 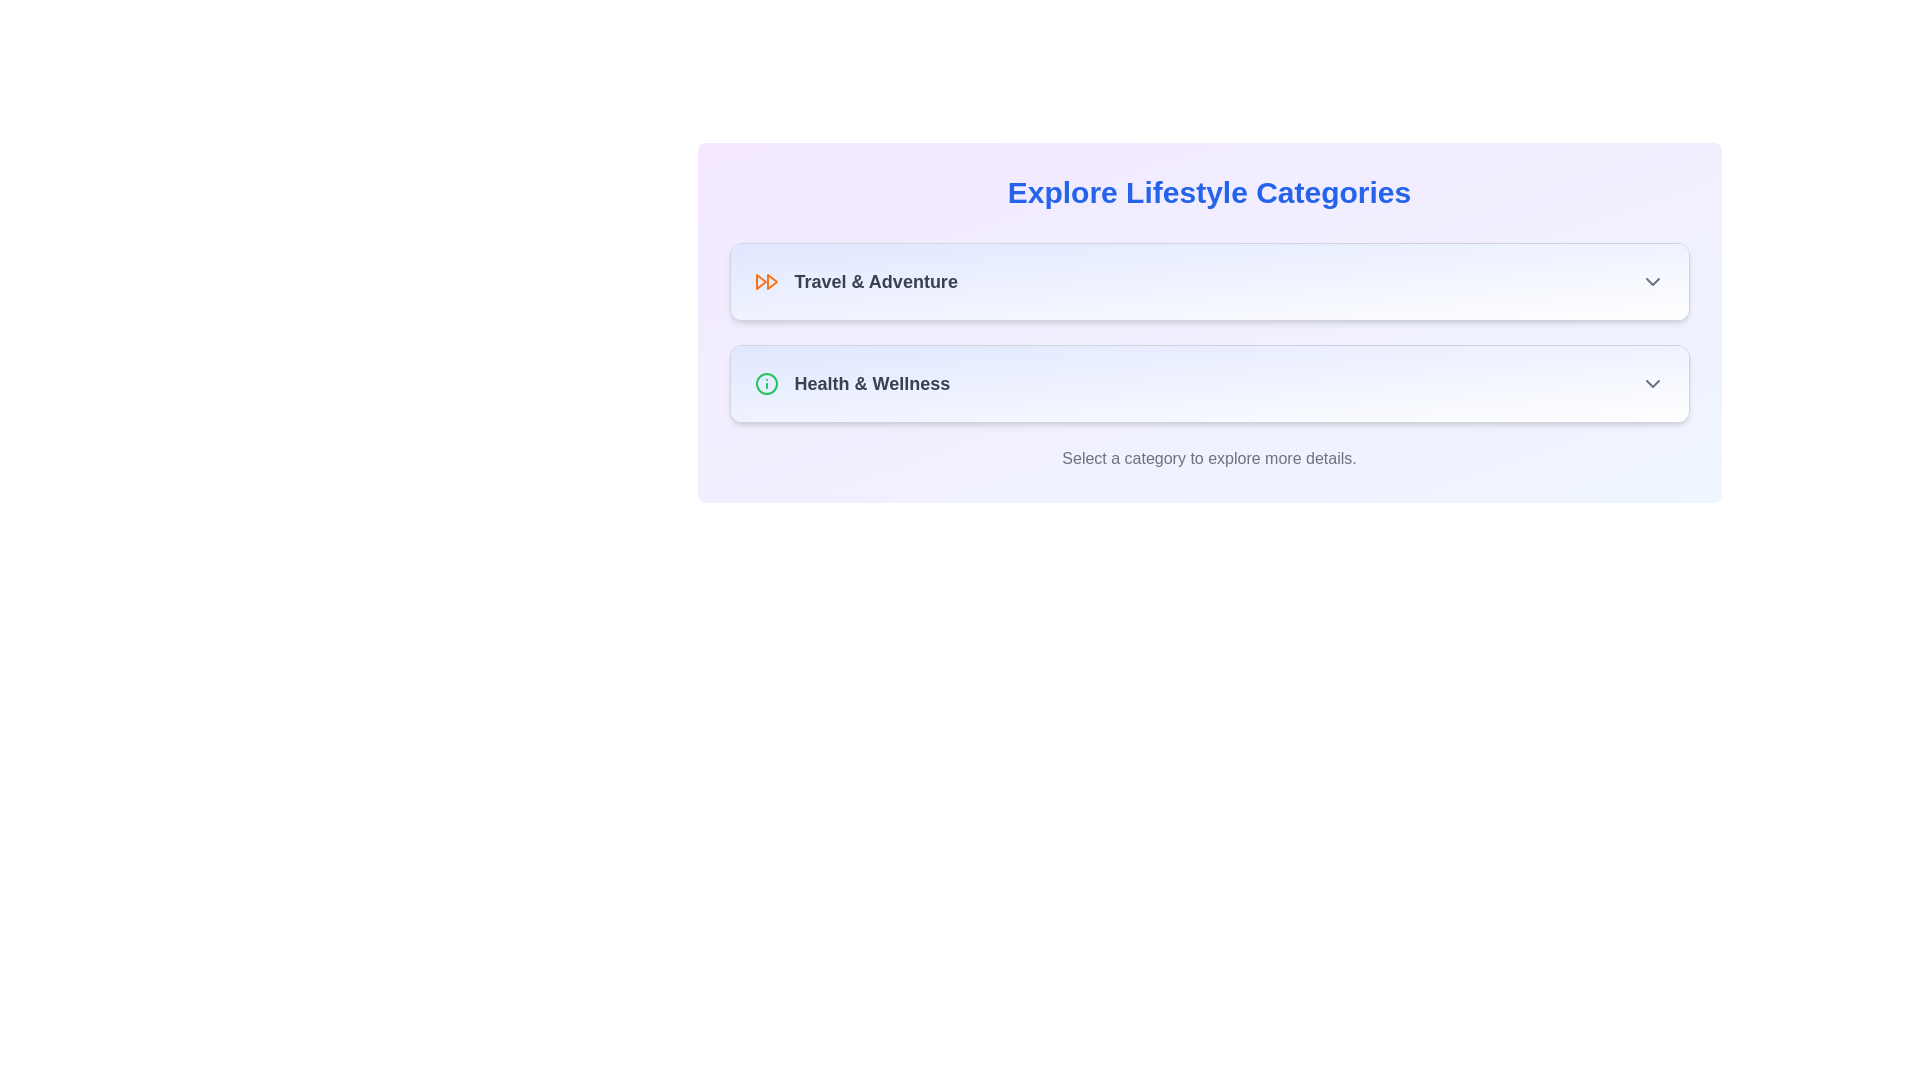 What do you see at coordinates (1208, 384) in the screenshot?
I see `the 'Health & Wellness' button` at bounding box center [1208, 384].